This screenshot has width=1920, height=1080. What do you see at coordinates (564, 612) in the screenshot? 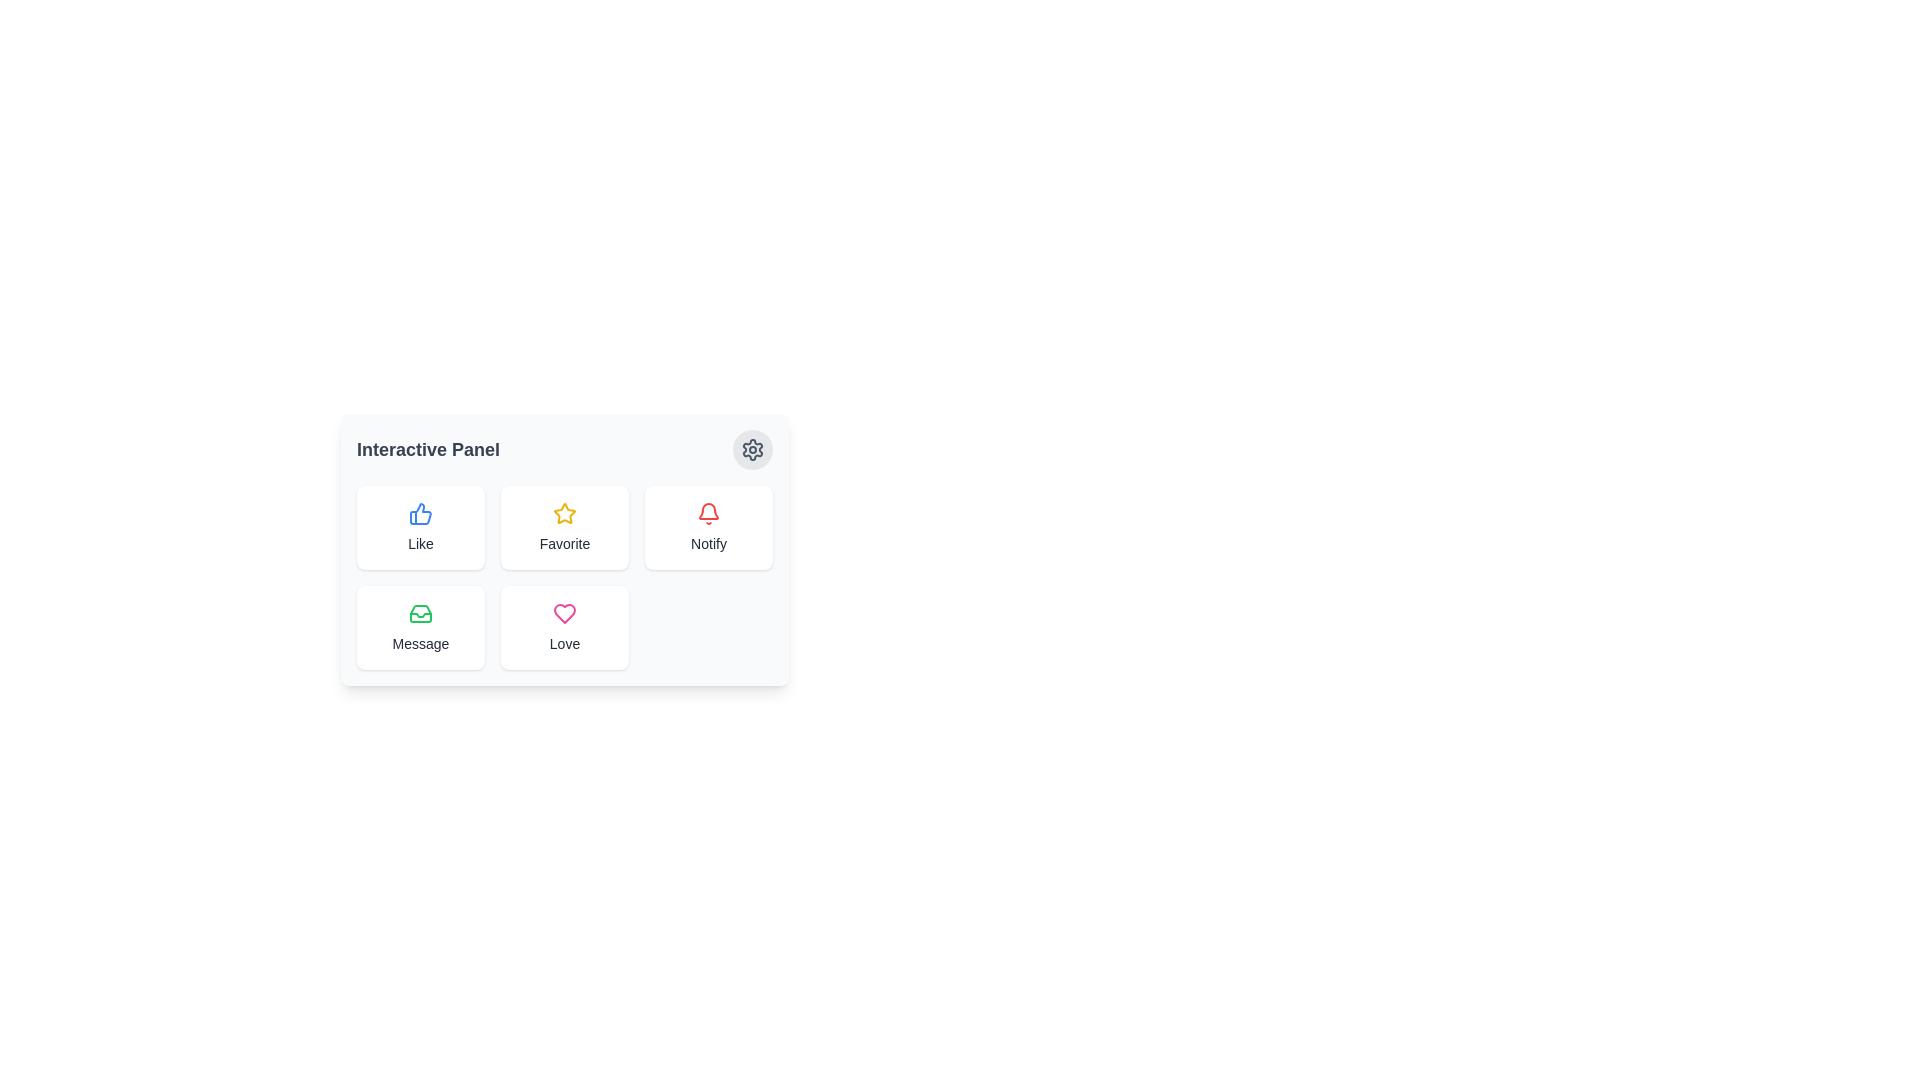
I see `the heart-shaped icon with a pink outline located within the 'Love' section` at bounding box center [564, 612].